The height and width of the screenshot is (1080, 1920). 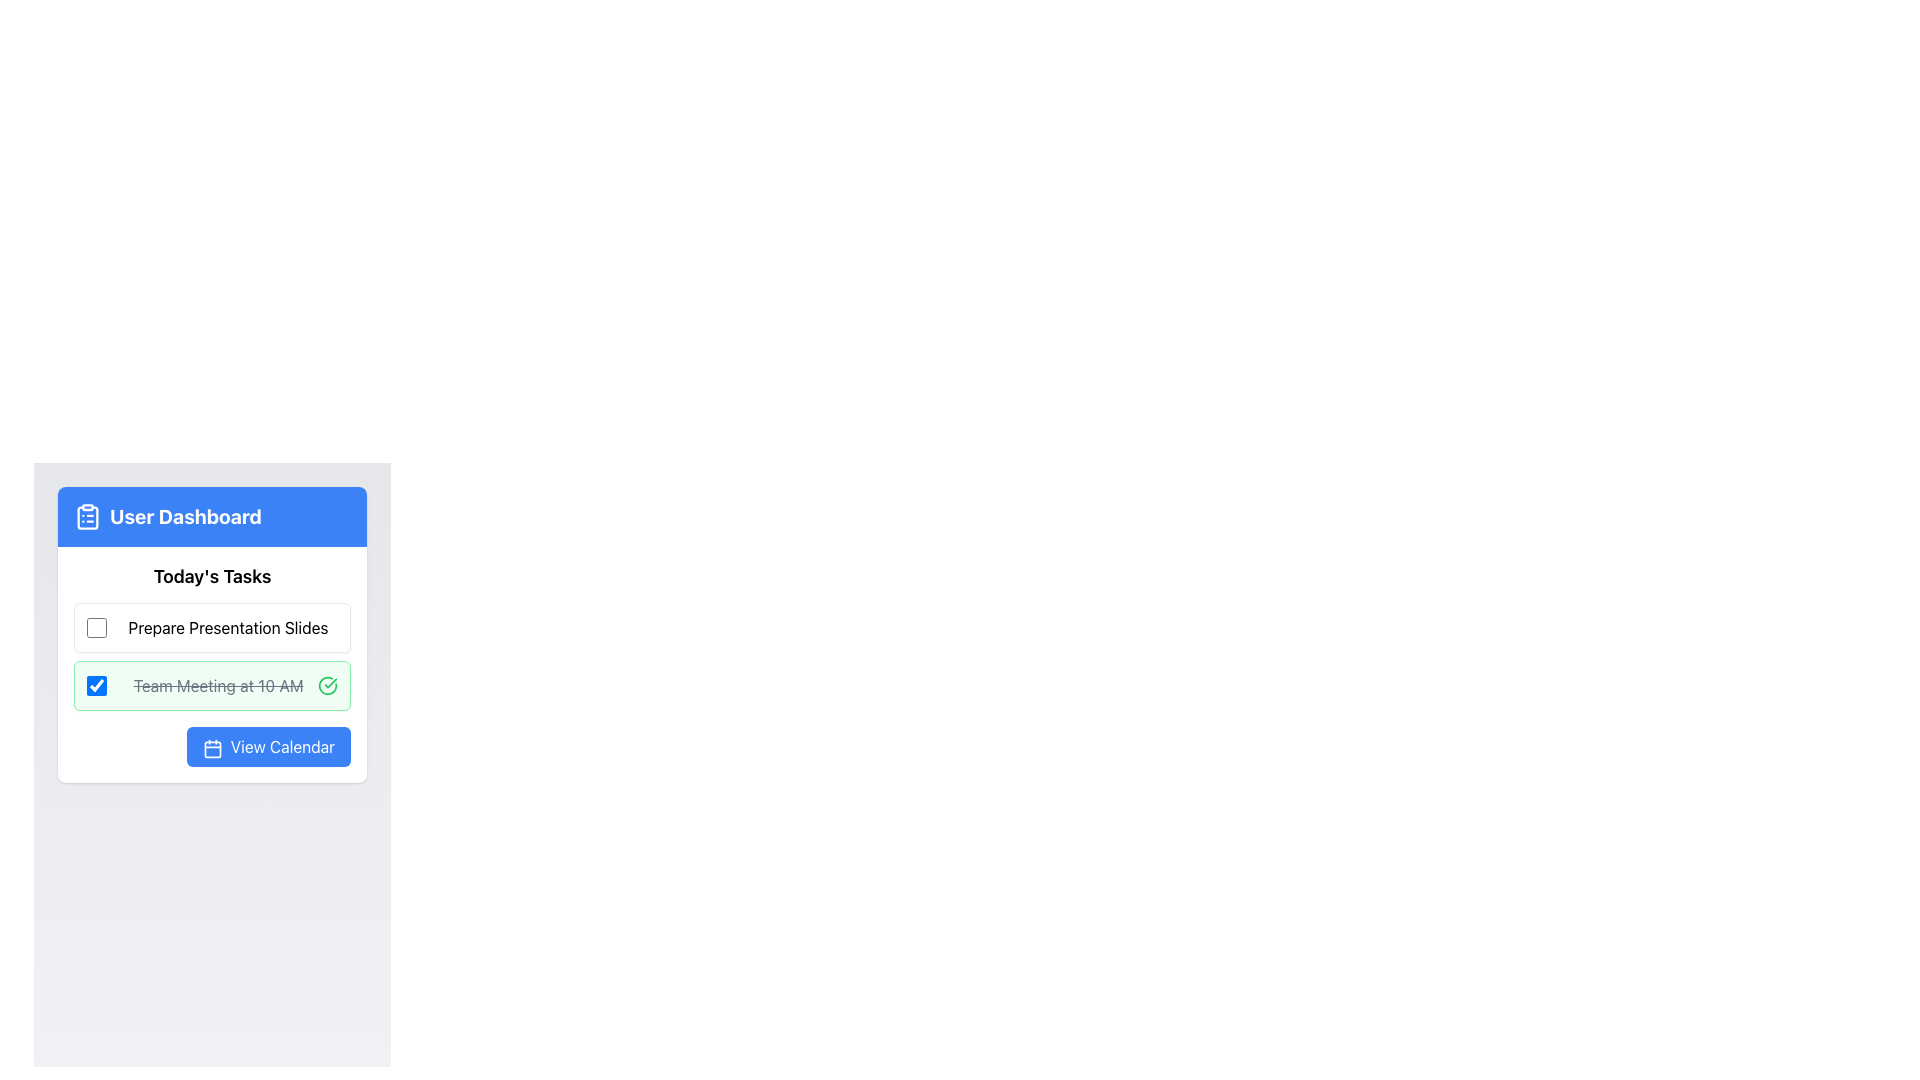 What do you see at coordinates (327, 684) in the screenshot?
I see `the circular icon with a green outline indicating a checkmark, located next to the 'Team Meeting at 10 AM' task in the user dashboard's task list` at bounding box center [327, 684].